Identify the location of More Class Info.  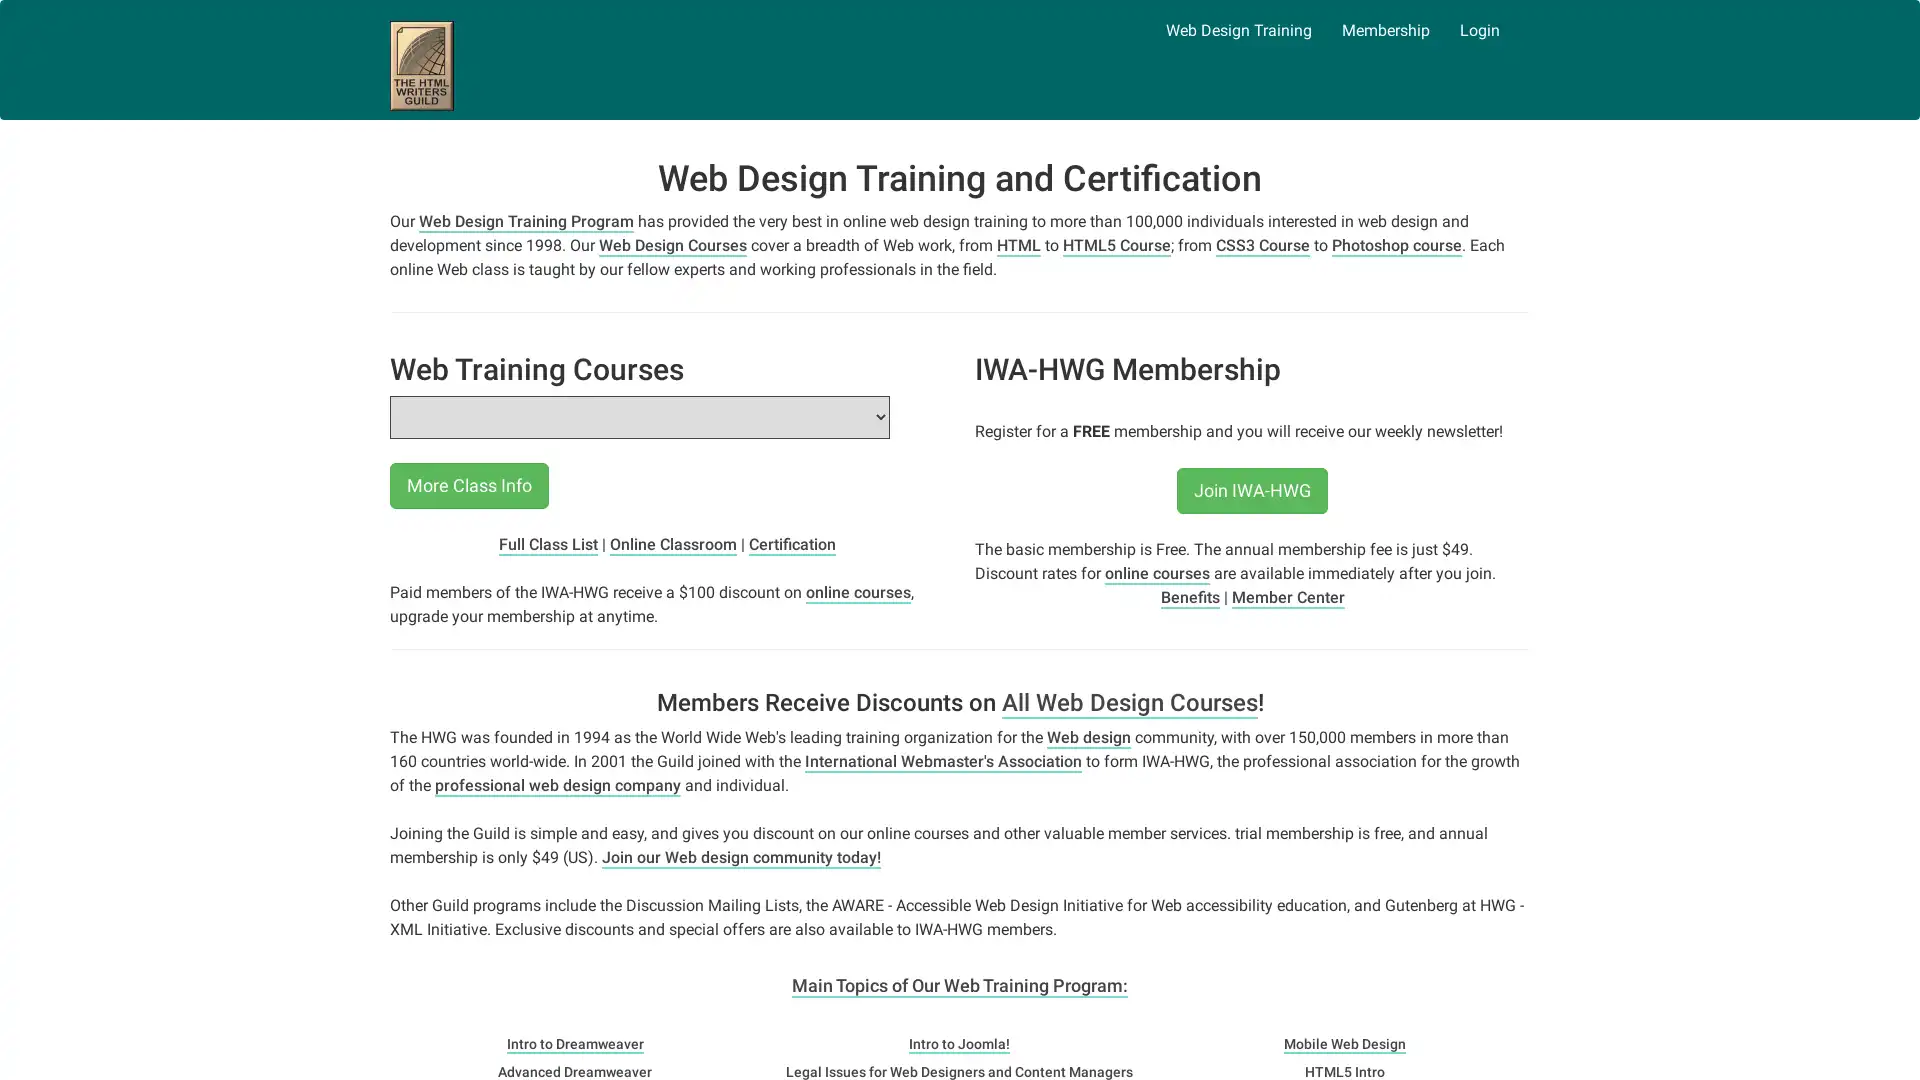
(468, 485).